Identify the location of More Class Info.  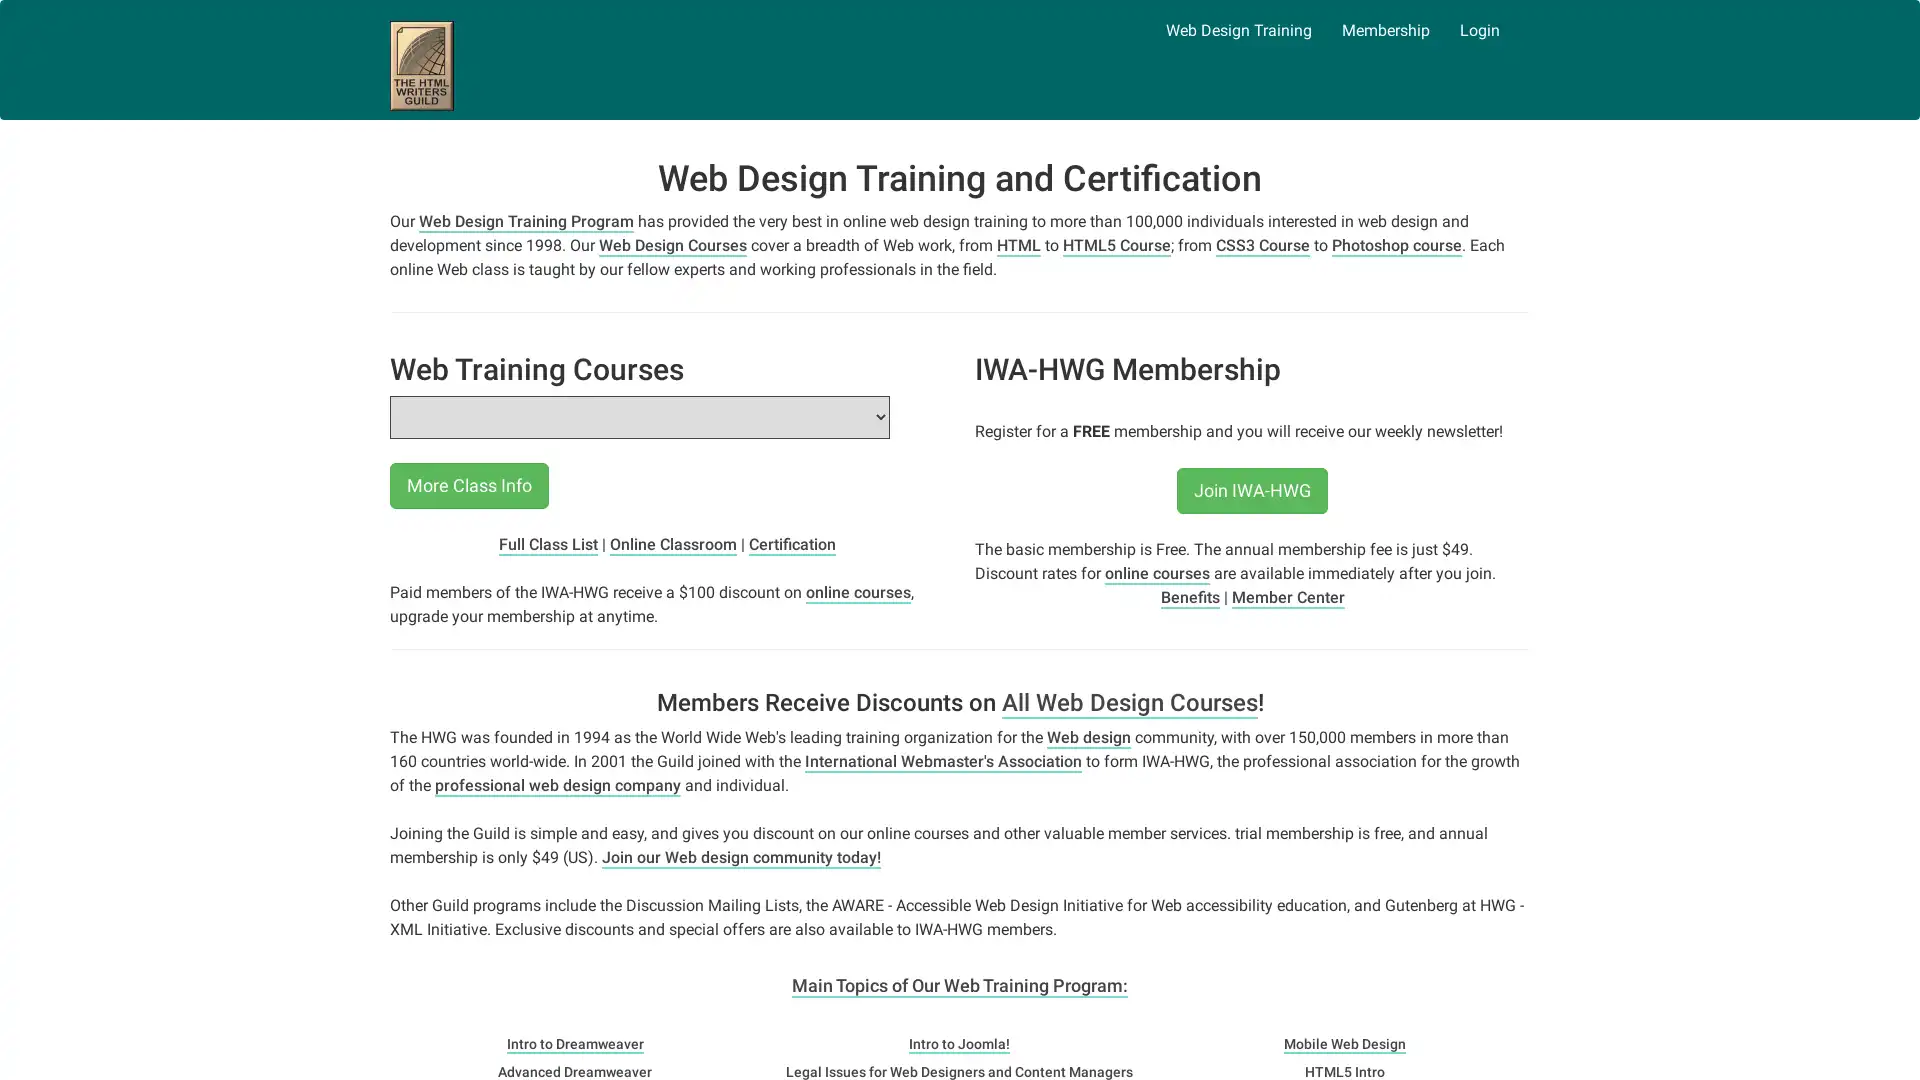
(468, 485).